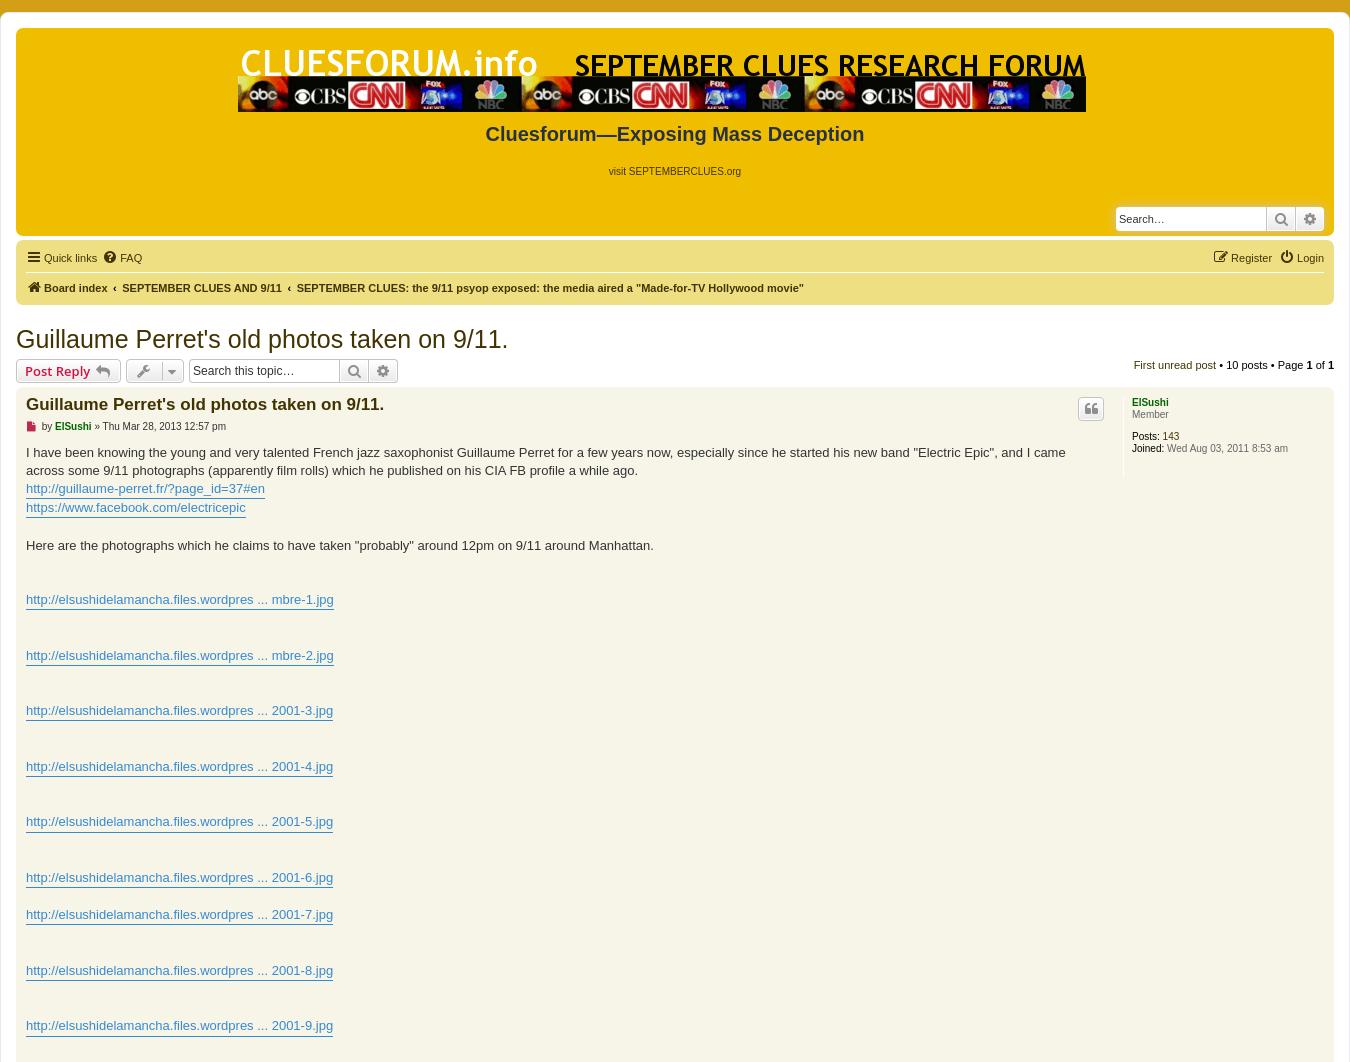 This screenshot has width=1350, height=1062. I want to click on 'http://elsushidelamancha.files.wordpres ... 2001-7.jpg', so click(179, 913).